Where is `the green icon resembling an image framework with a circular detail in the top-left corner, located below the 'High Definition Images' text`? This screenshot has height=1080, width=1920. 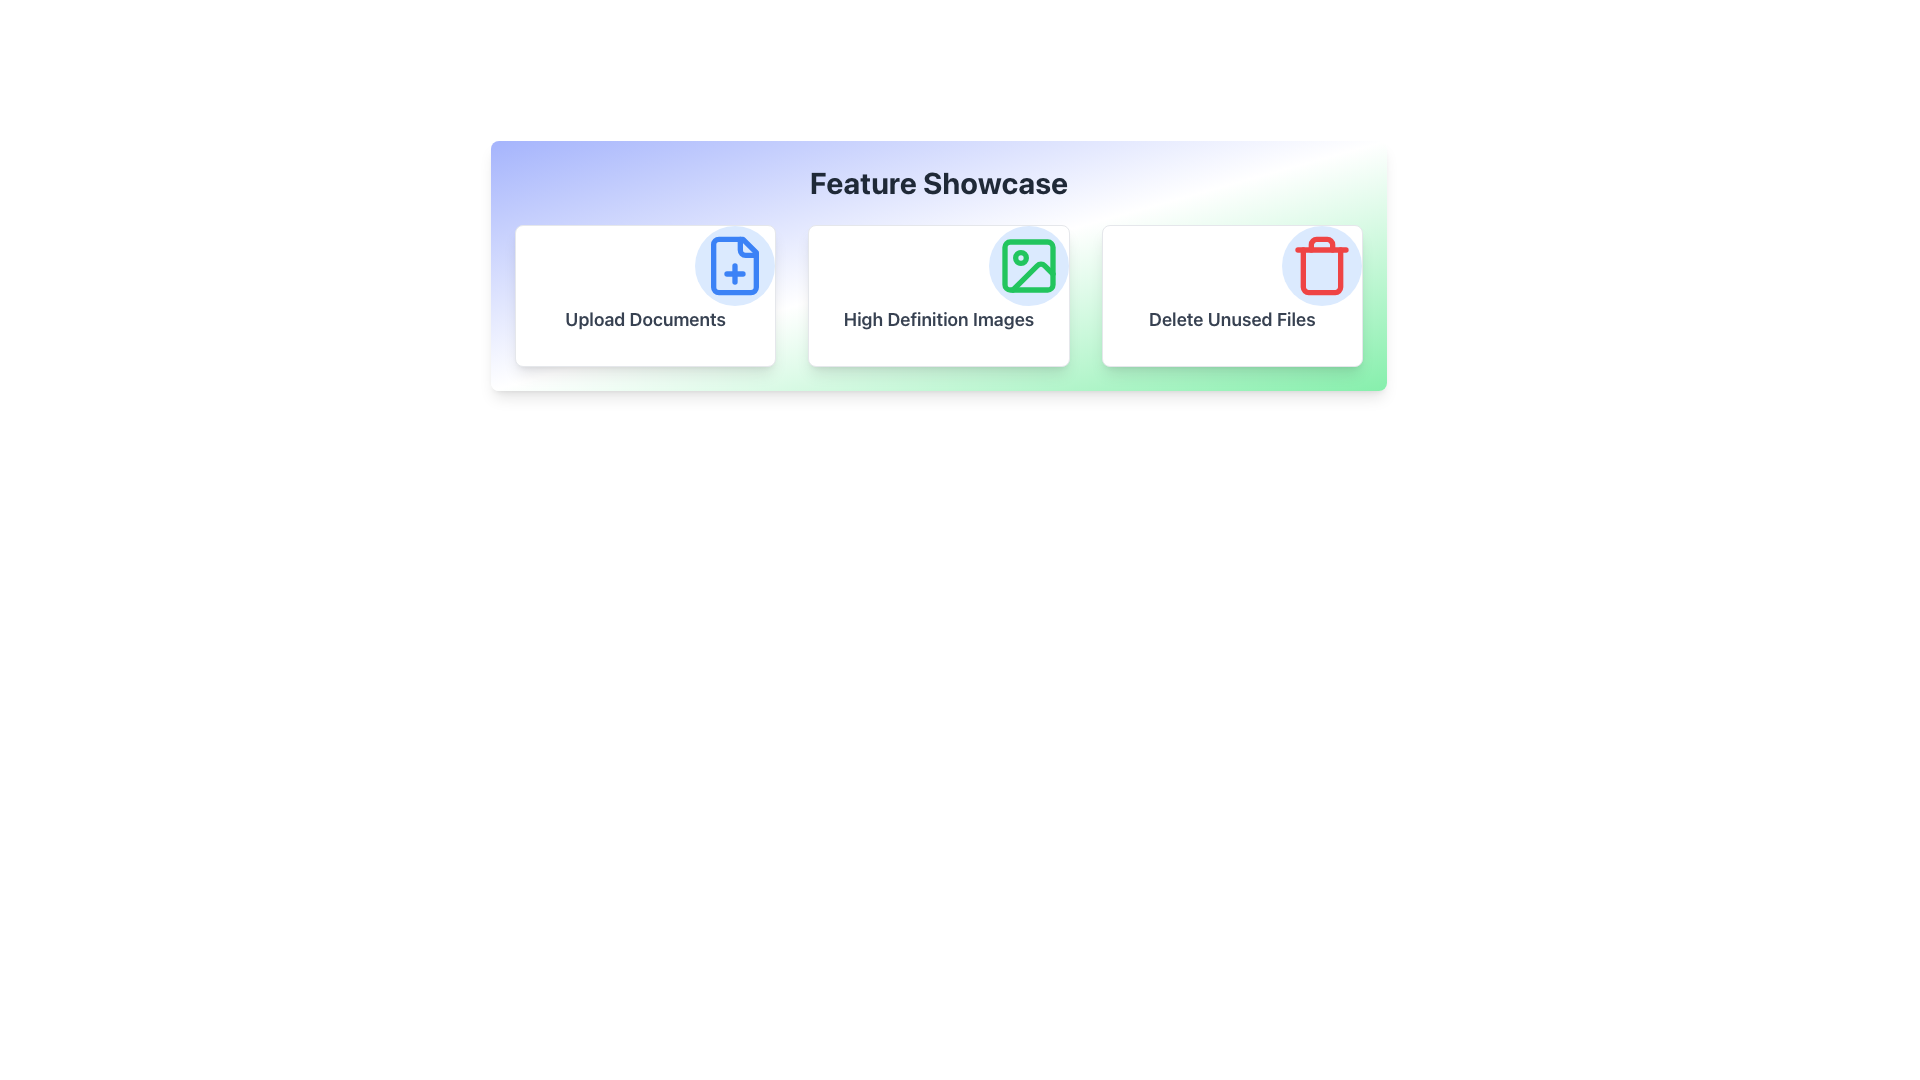 the green icon resembling an image framework with a circular detail in the top-left corner, located below the 'High Definition Images' text is located at coordinates (1028, 265).